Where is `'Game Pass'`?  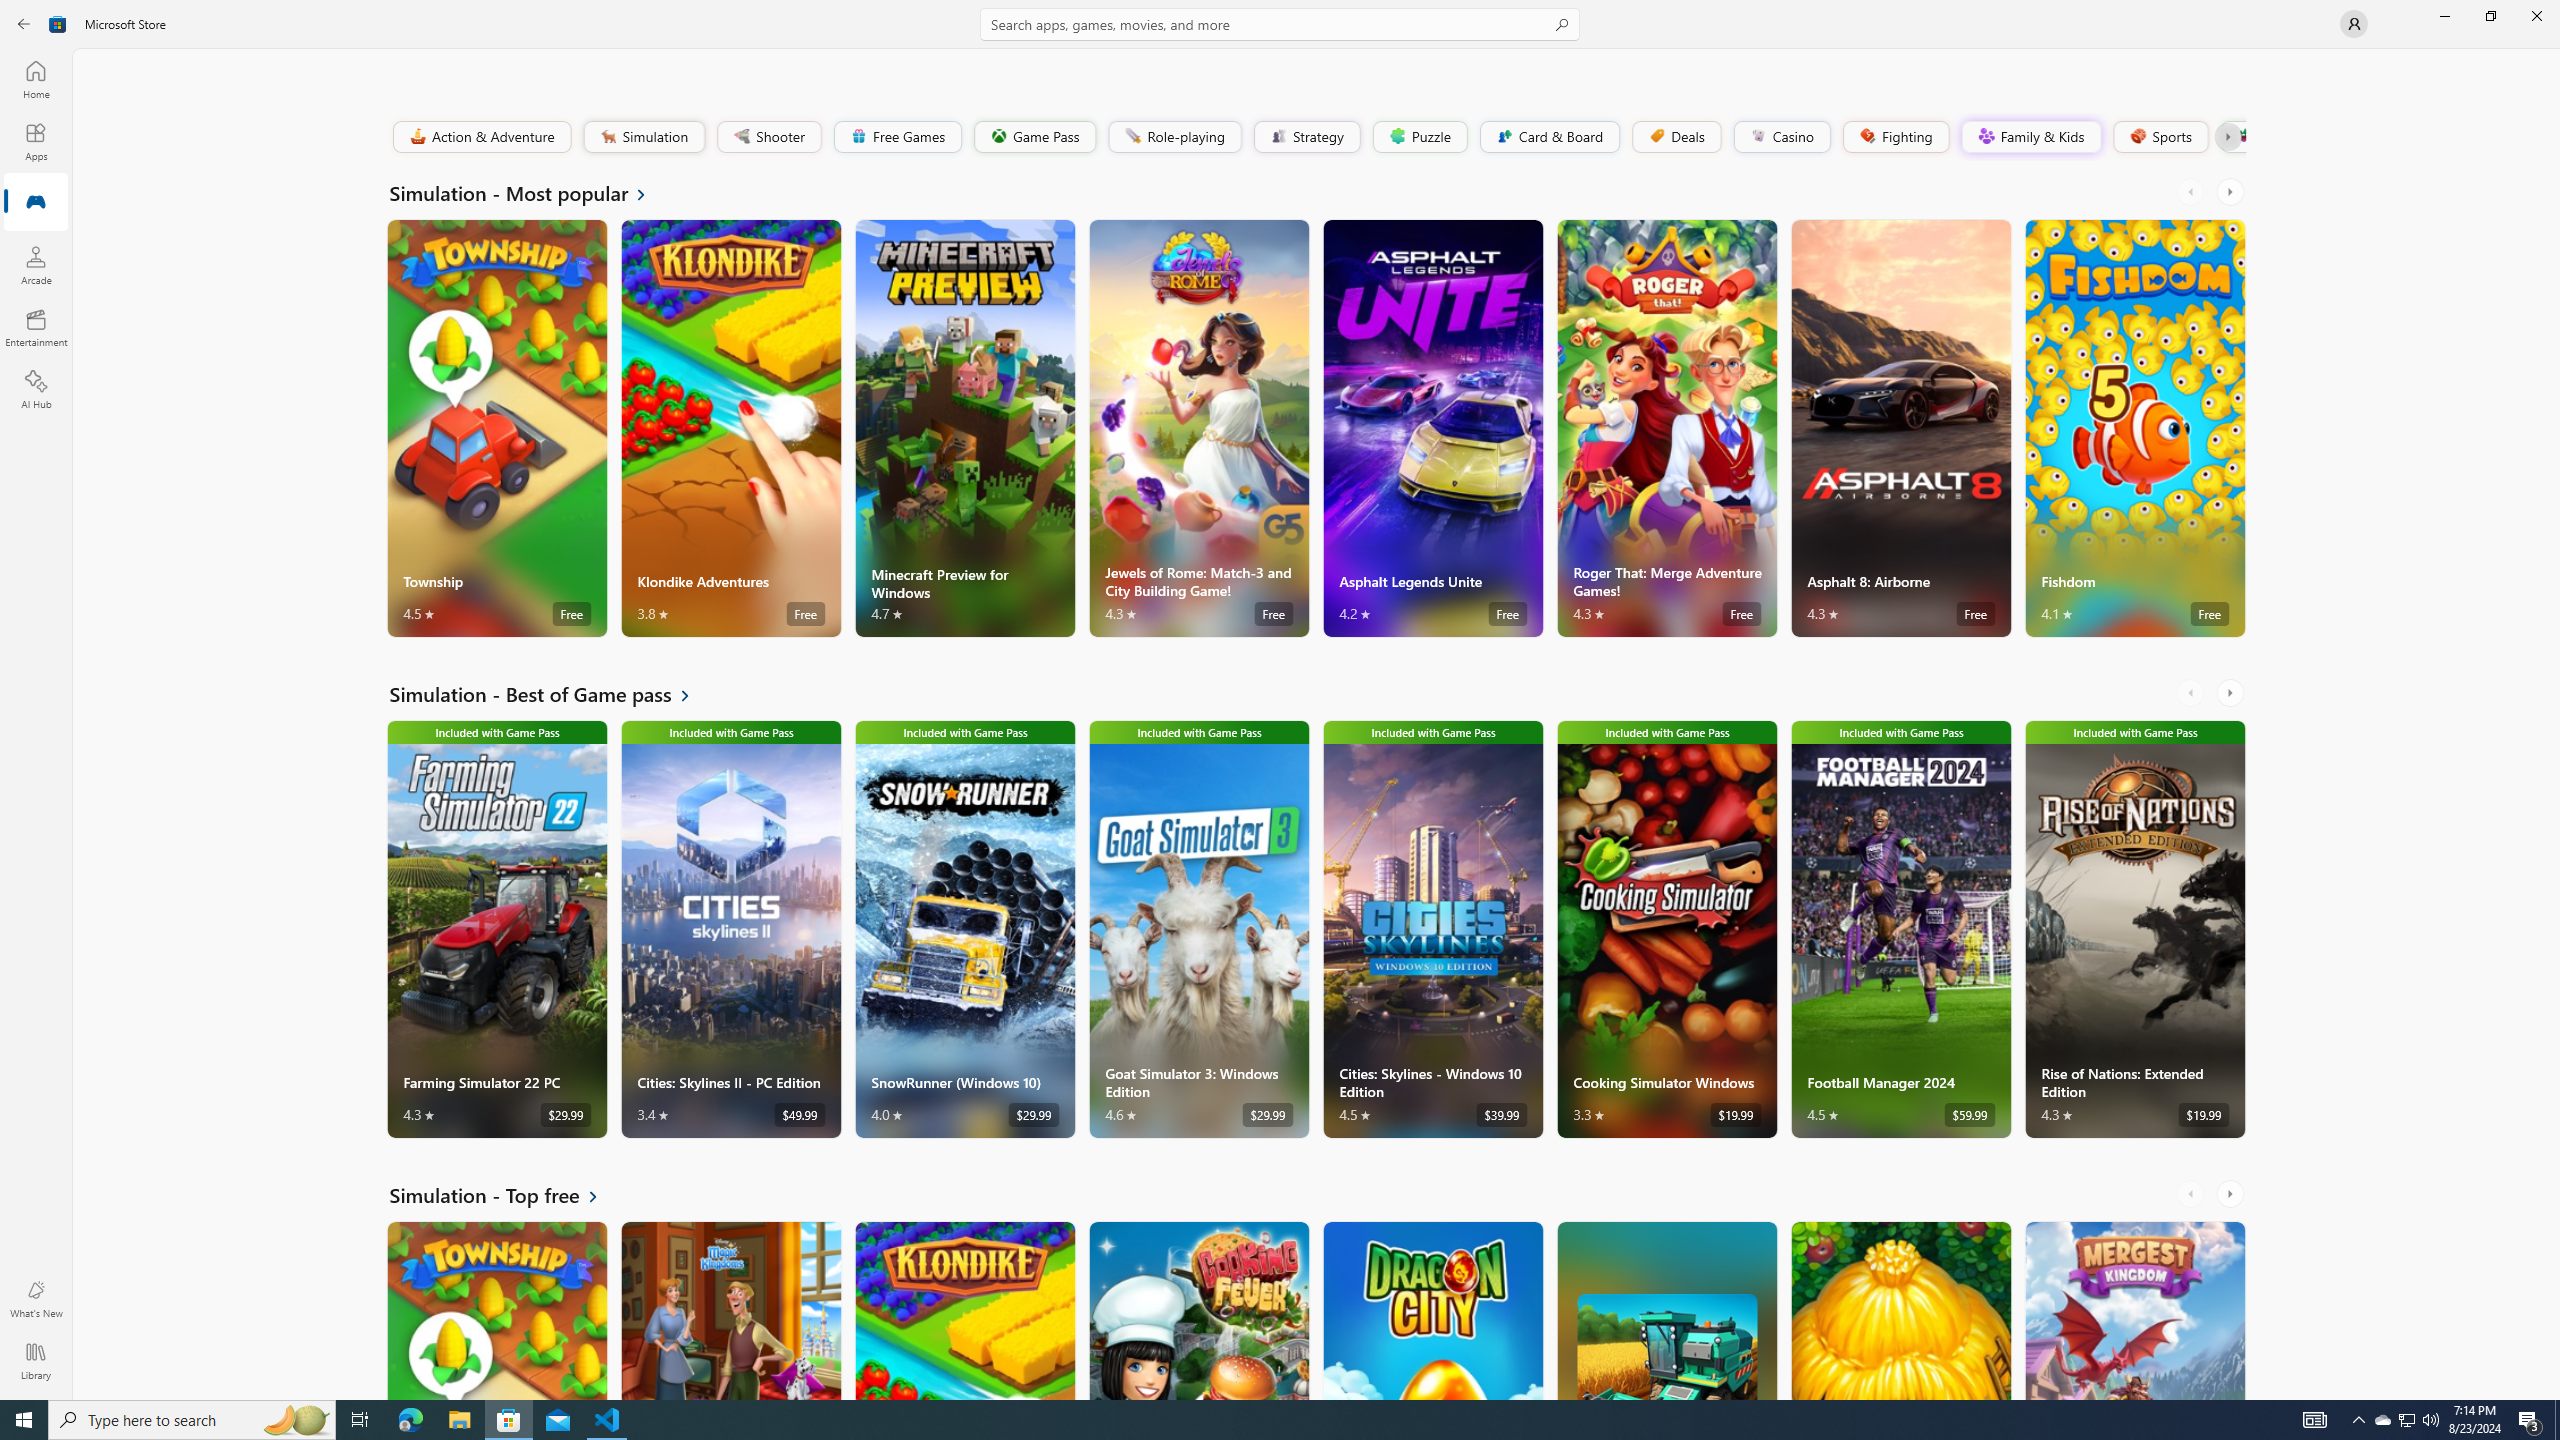 'Game Pass' is located at coordinates (1034, 135).